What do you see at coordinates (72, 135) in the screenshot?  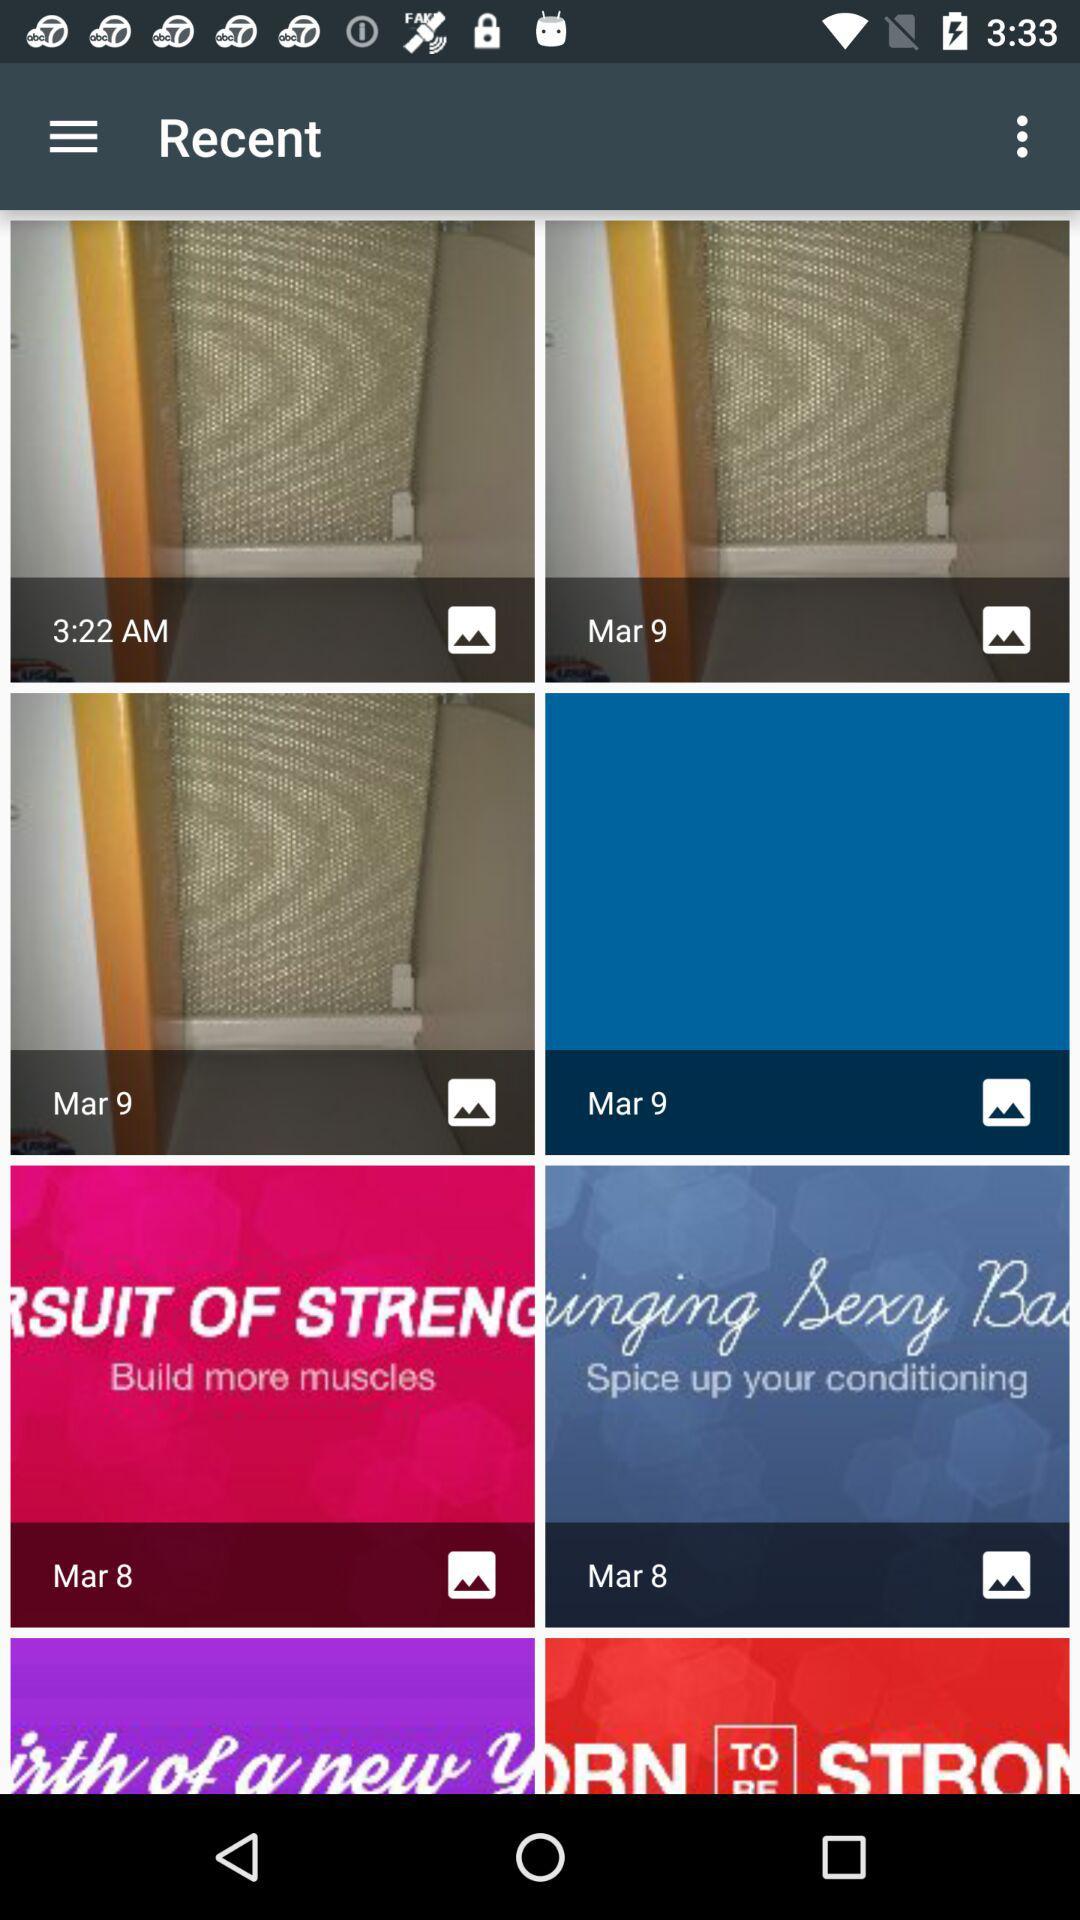 I see `icon to the left of the recent app` at bounding box center [72, 135].